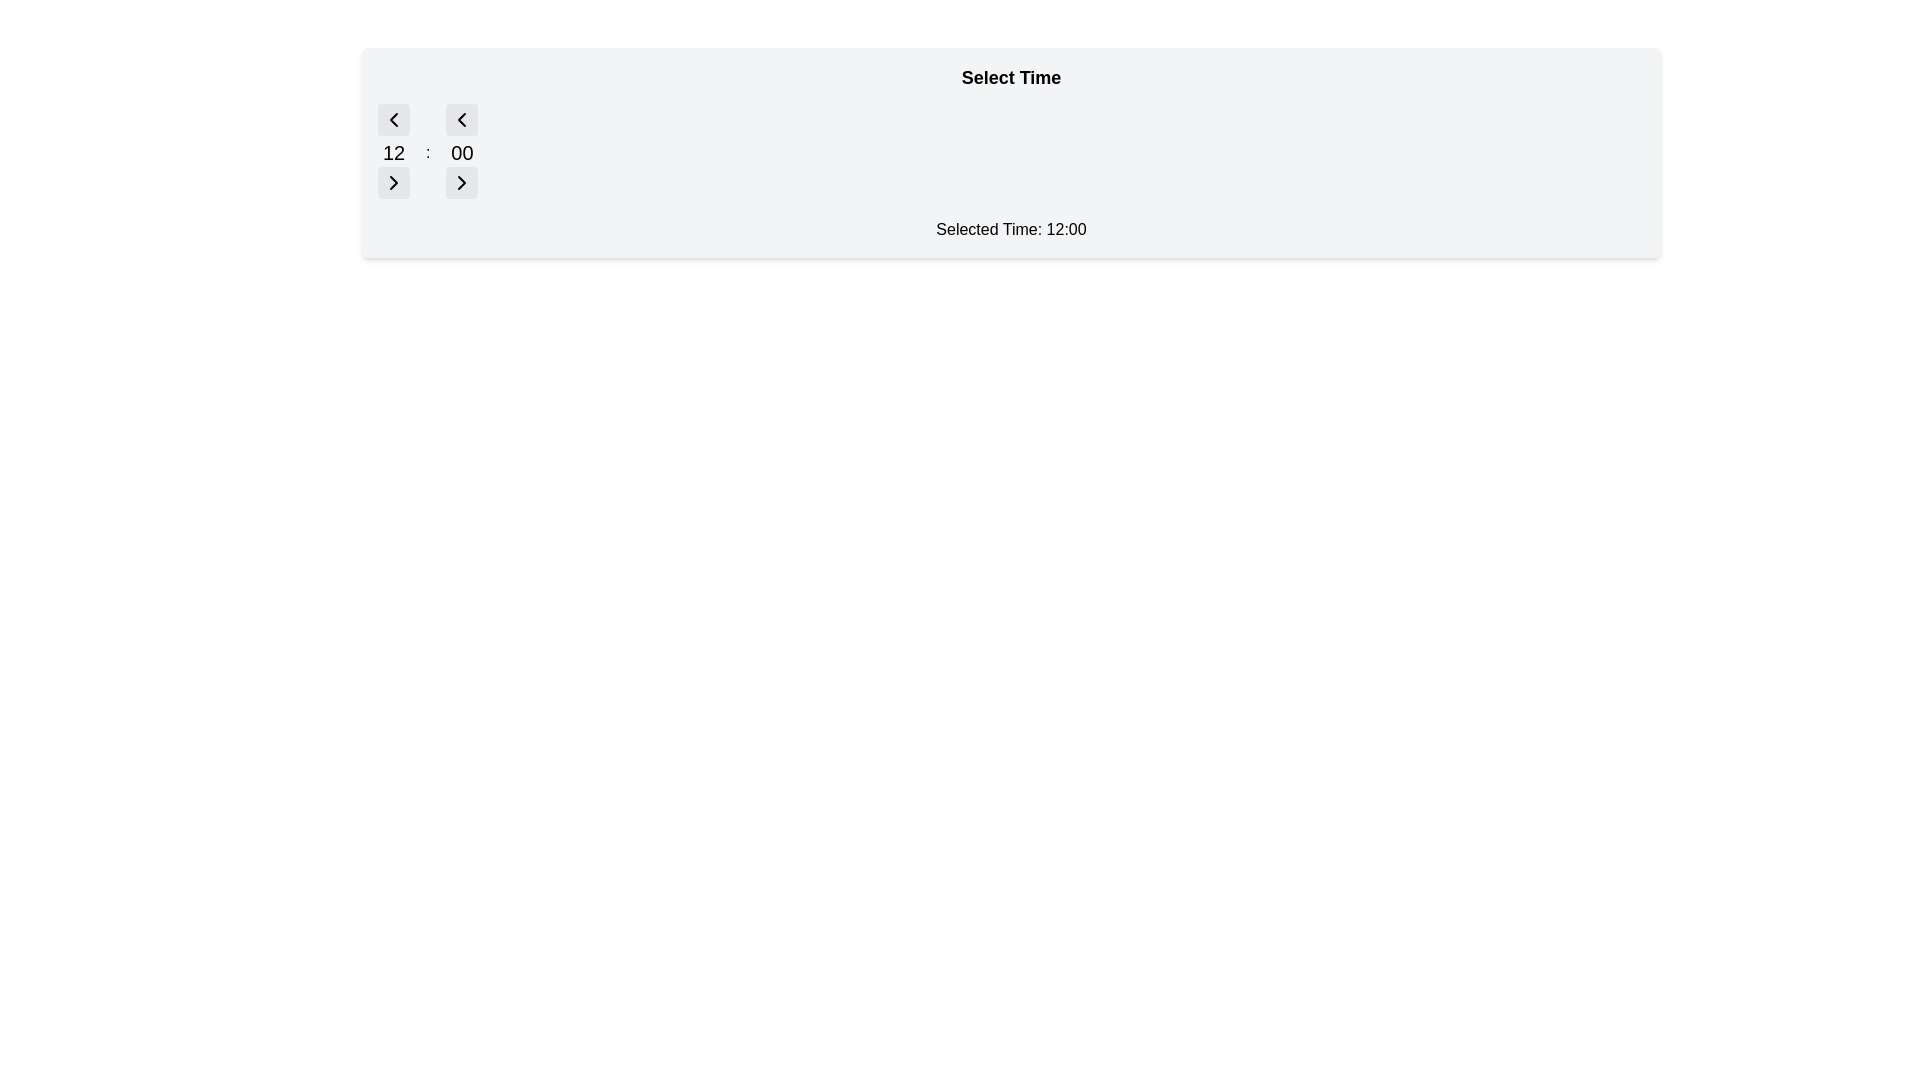 The width and height of the screenshot is (1920, 1080). I want to click on the text label displaying the current hour in the time-selection control, located between the 'Increase Hour' and 'Decrease Hour' buttons, so click(393, 152).